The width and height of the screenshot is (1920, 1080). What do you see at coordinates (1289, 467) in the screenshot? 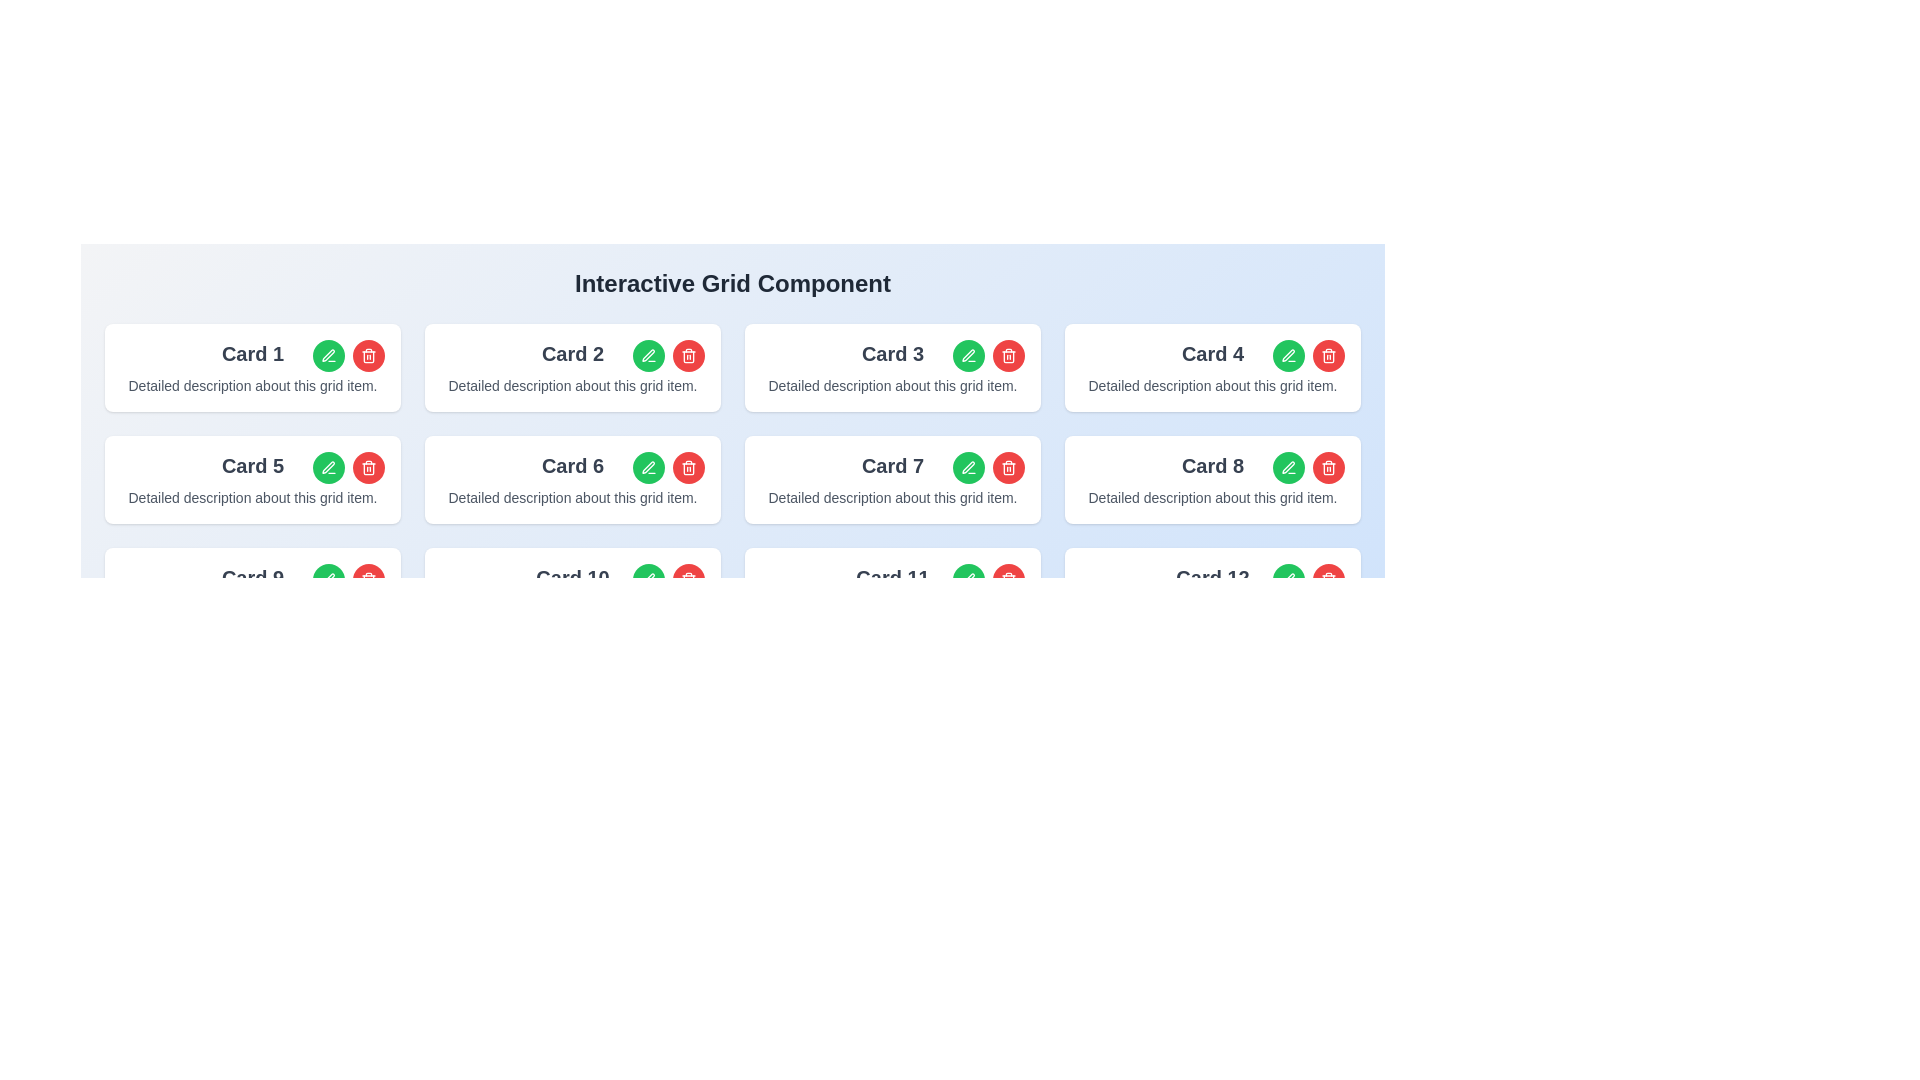
I see `the pen-shaped icon button with a green circular background located in Card 8, to the left of the red trash bin icon` at bounding box center [1289, 467].